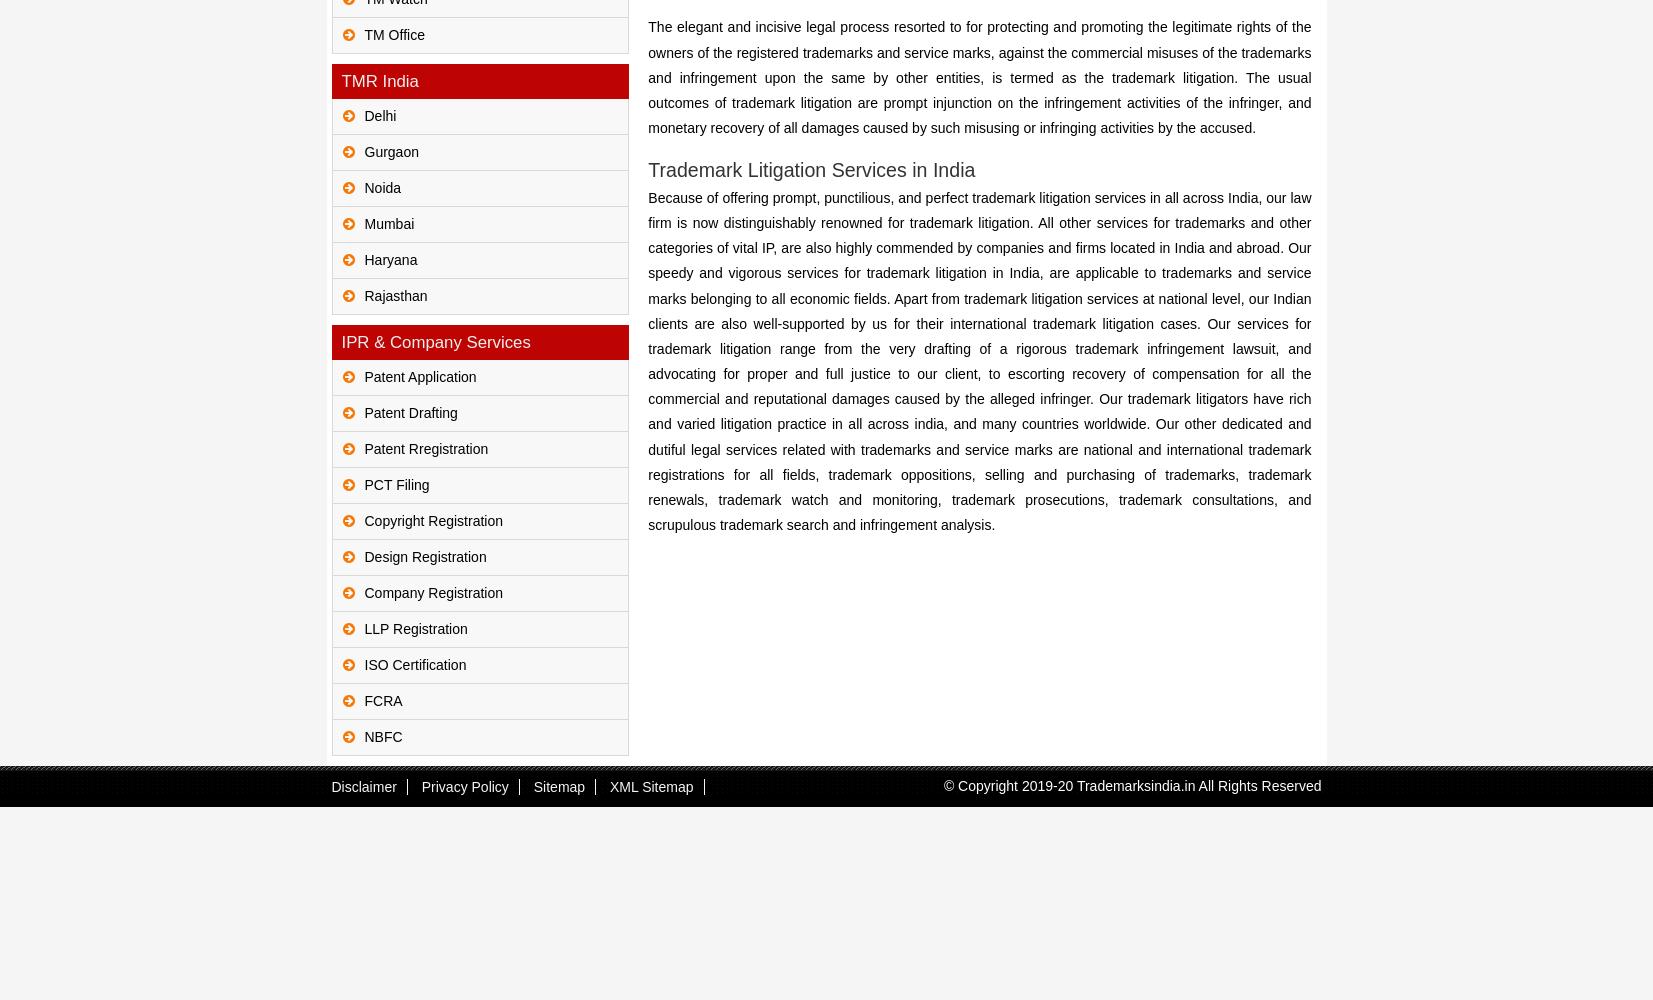  What do you see at coordinates (393, 34) in the screenshot?
I see `'TM Office'` at bounding box center [393, 34].